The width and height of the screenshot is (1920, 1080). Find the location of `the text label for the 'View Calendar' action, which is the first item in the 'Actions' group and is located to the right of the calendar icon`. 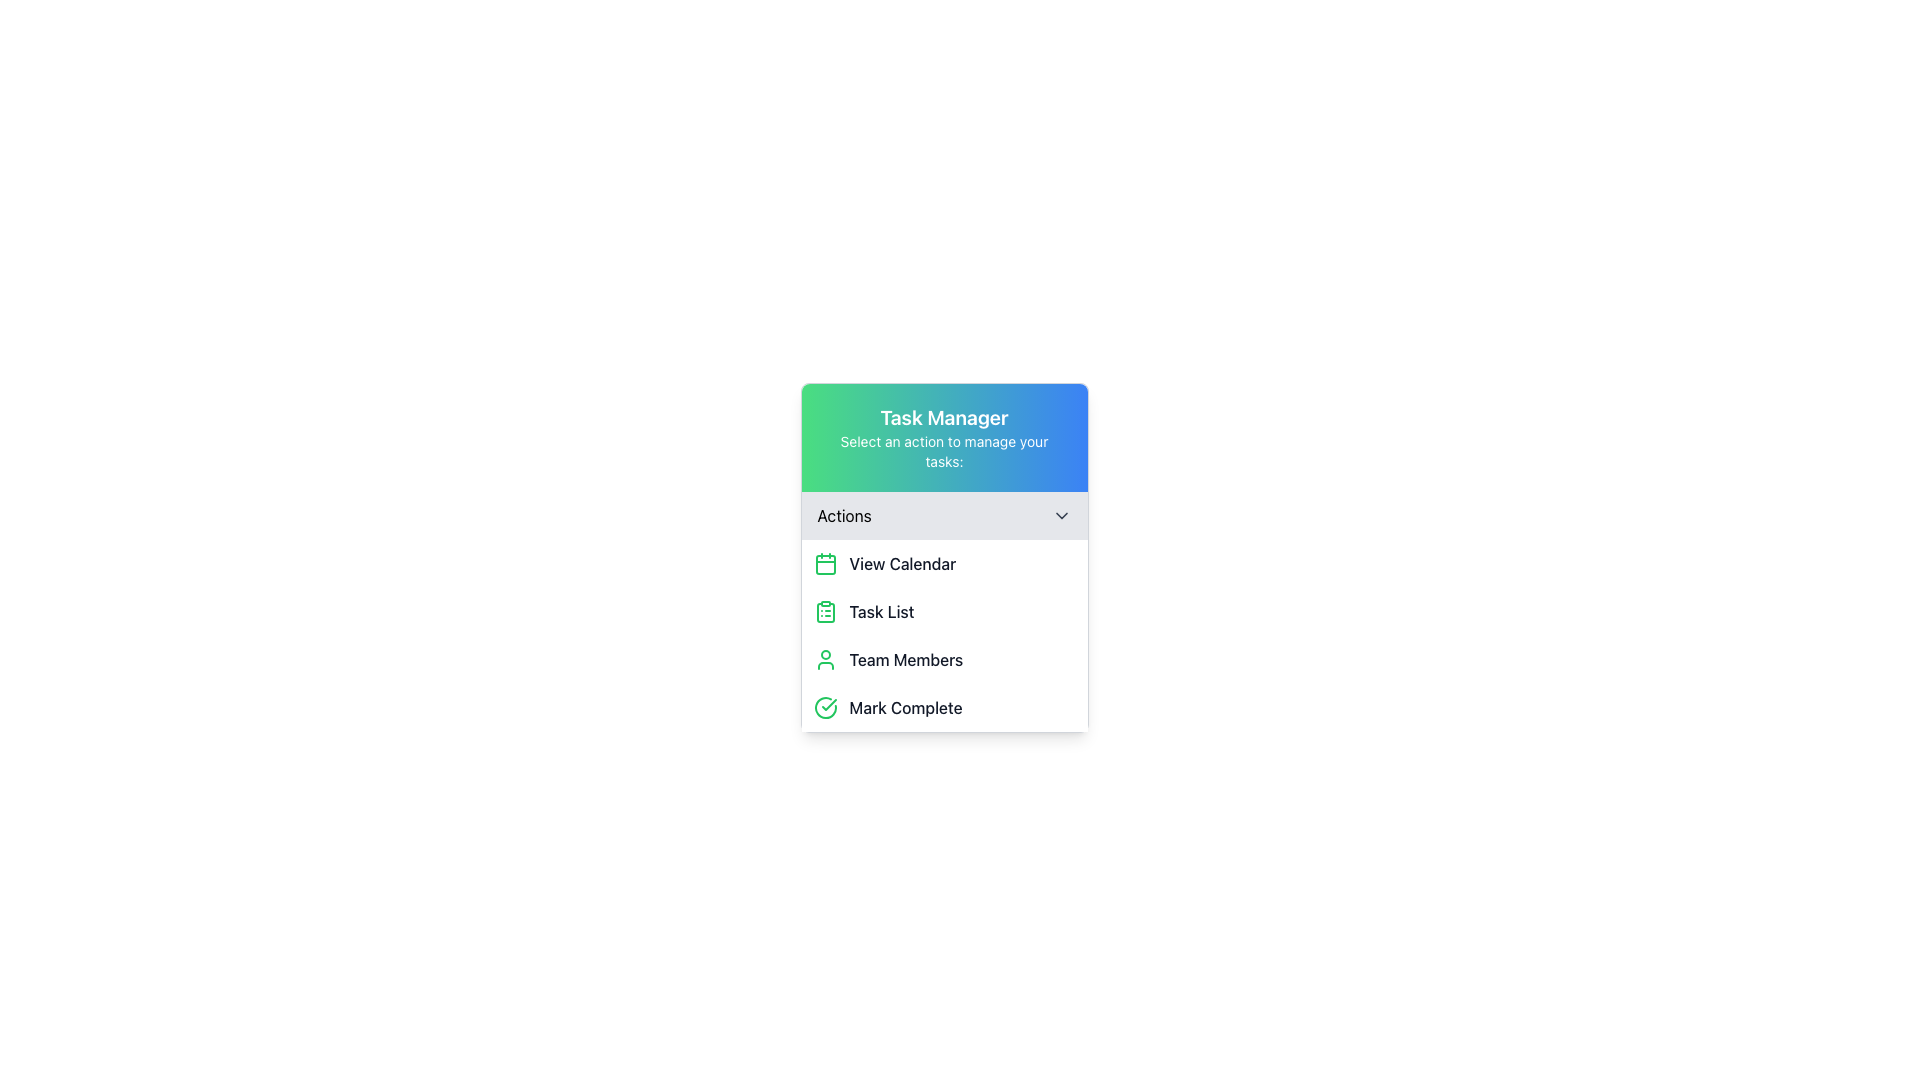

the text label for the 'View Calendar' action, which is the first item in the 'Actions' group and is located to the right of the calendar icon is located at coordinates (901, 563).